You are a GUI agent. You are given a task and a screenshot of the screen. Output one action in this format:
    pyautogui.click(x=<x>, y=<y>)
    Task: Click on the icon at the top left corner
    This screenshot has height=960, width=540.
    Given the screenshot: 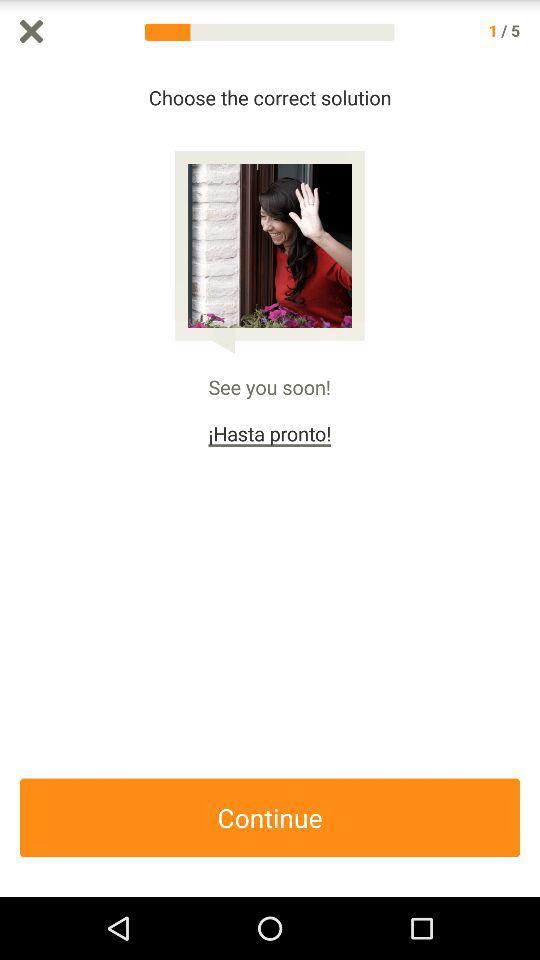 What is the action you would take?
    pyautogui.click(x=30, y=30)
    